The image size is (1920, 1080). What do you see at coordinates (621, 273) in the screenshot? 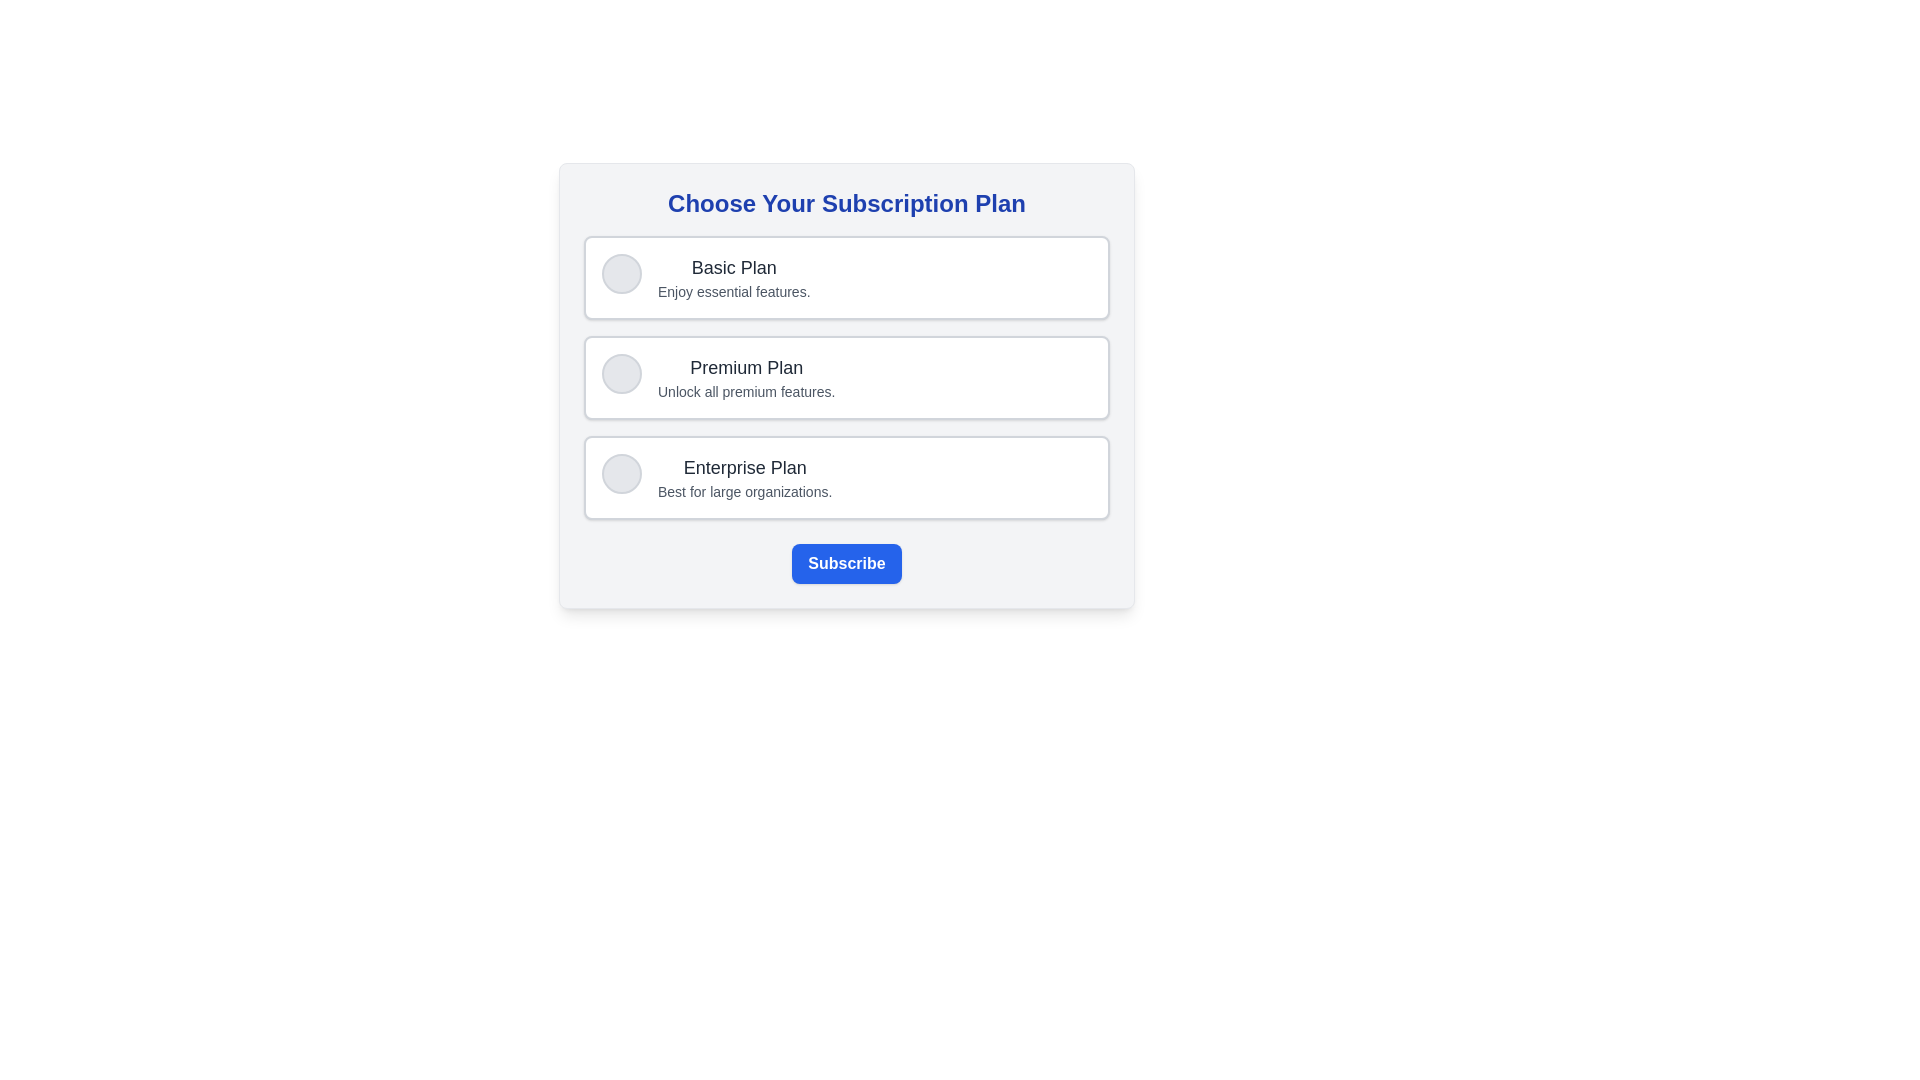
I see `the circular marker indicating the selection status for the 'Basic Plan' option` at bounding box center [621, 273].